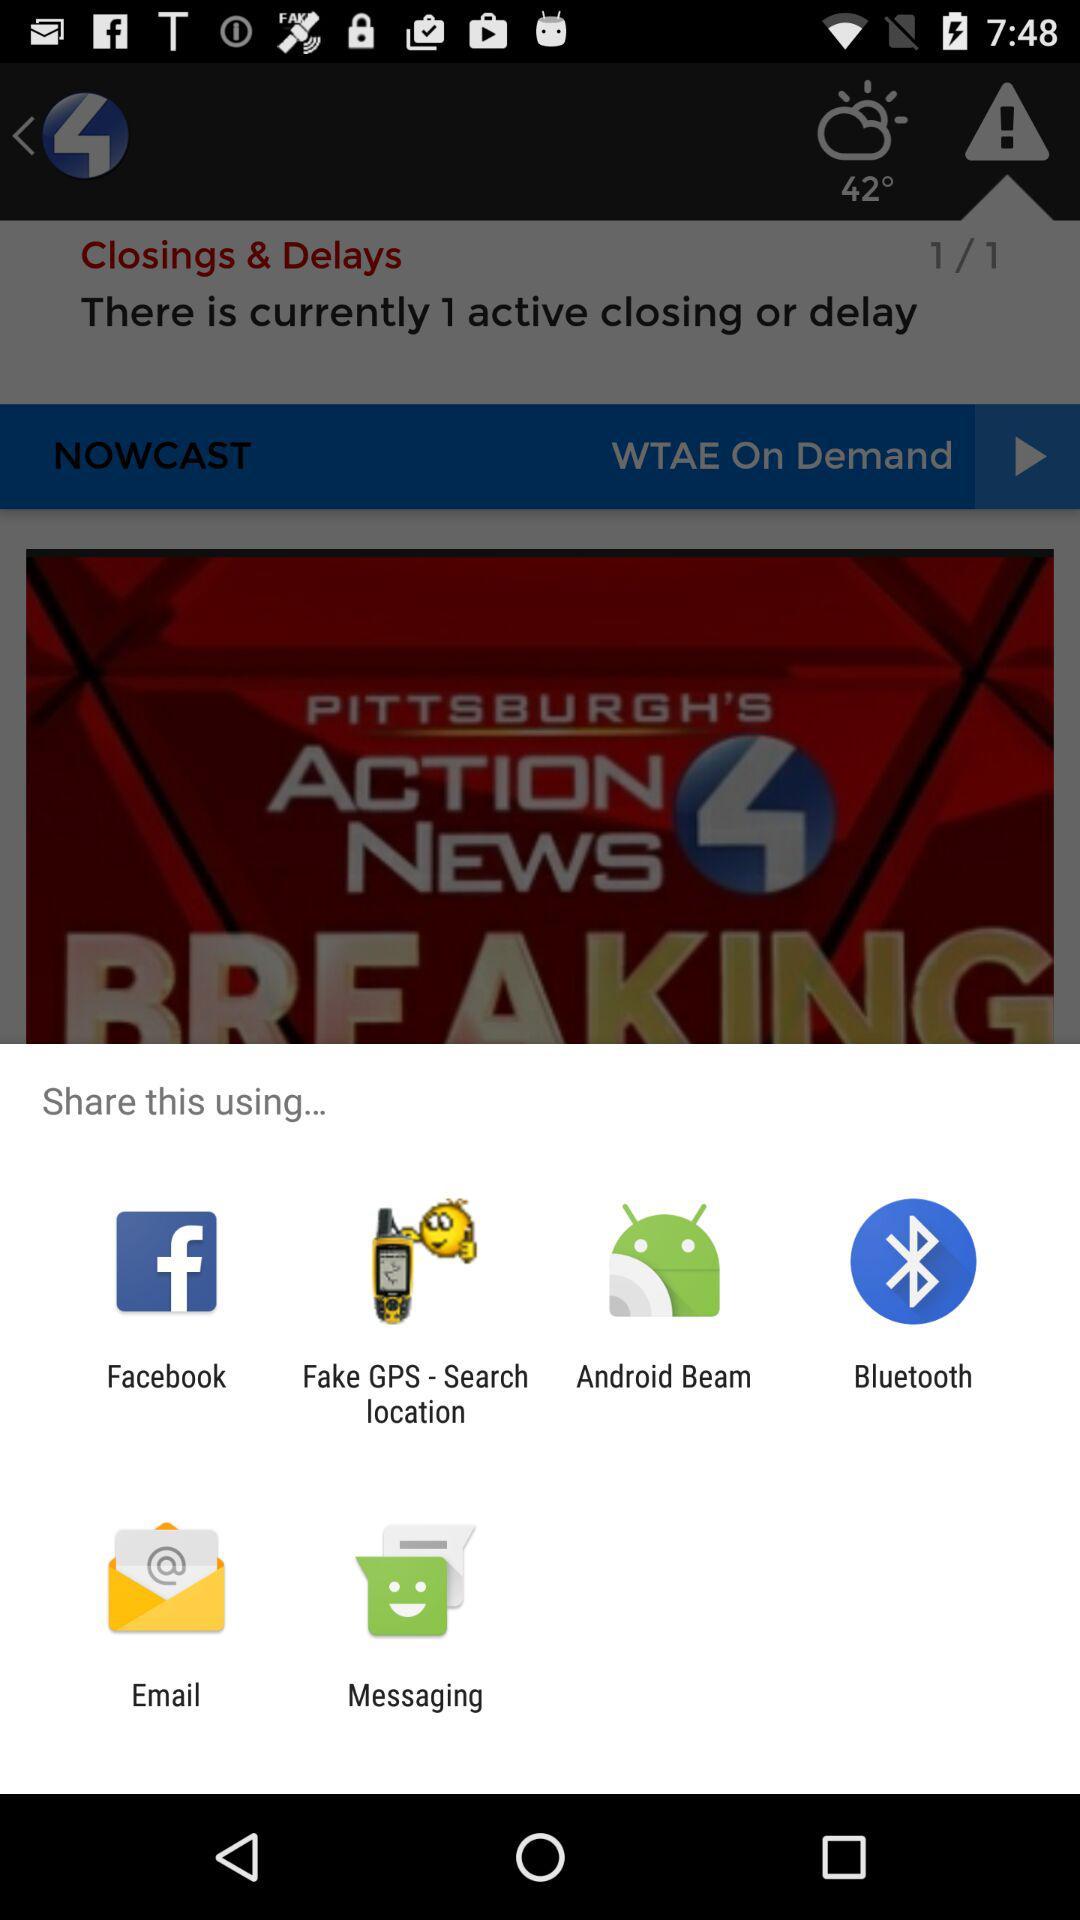 The width and height of the screenshot is (1080, 1920). What do you see at coordinates (414, 1711) in the screenshot?
I see `app to the right of email` at bounding box center [414, 1711].